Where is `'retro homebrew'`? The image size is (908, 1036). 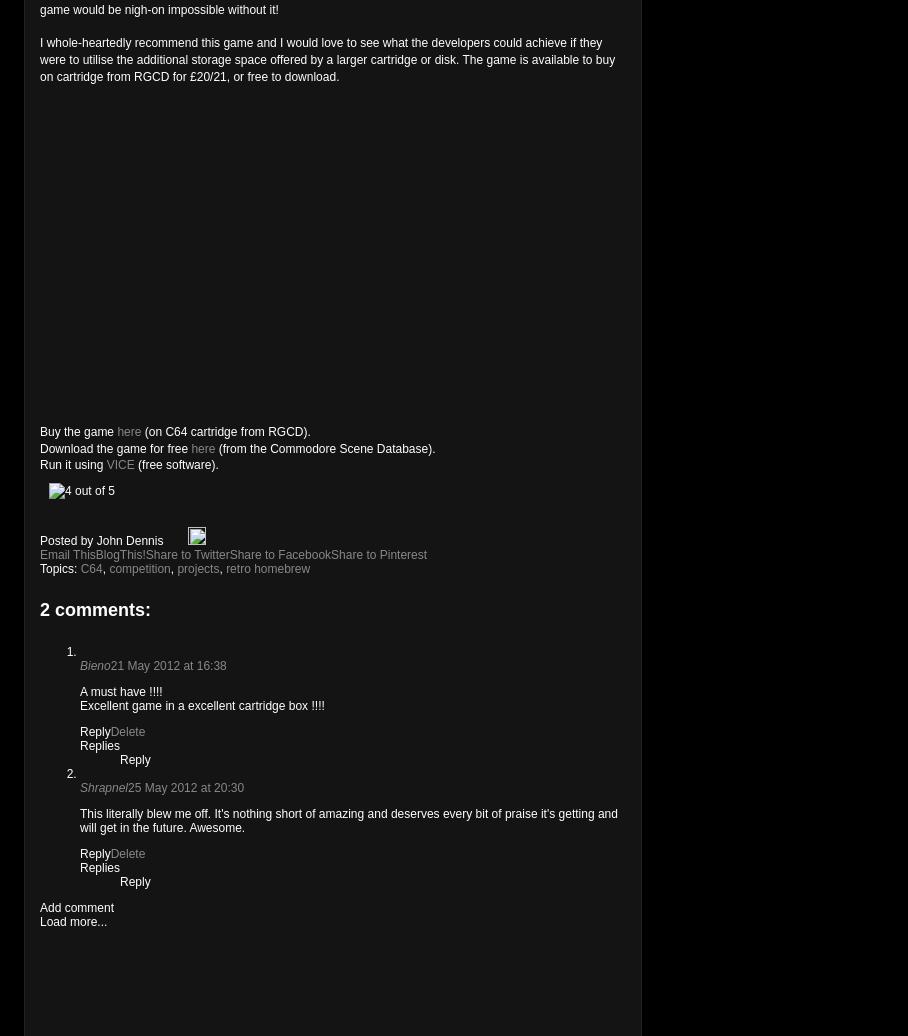
'retro homebrew' is located at coordinates (268, 568).